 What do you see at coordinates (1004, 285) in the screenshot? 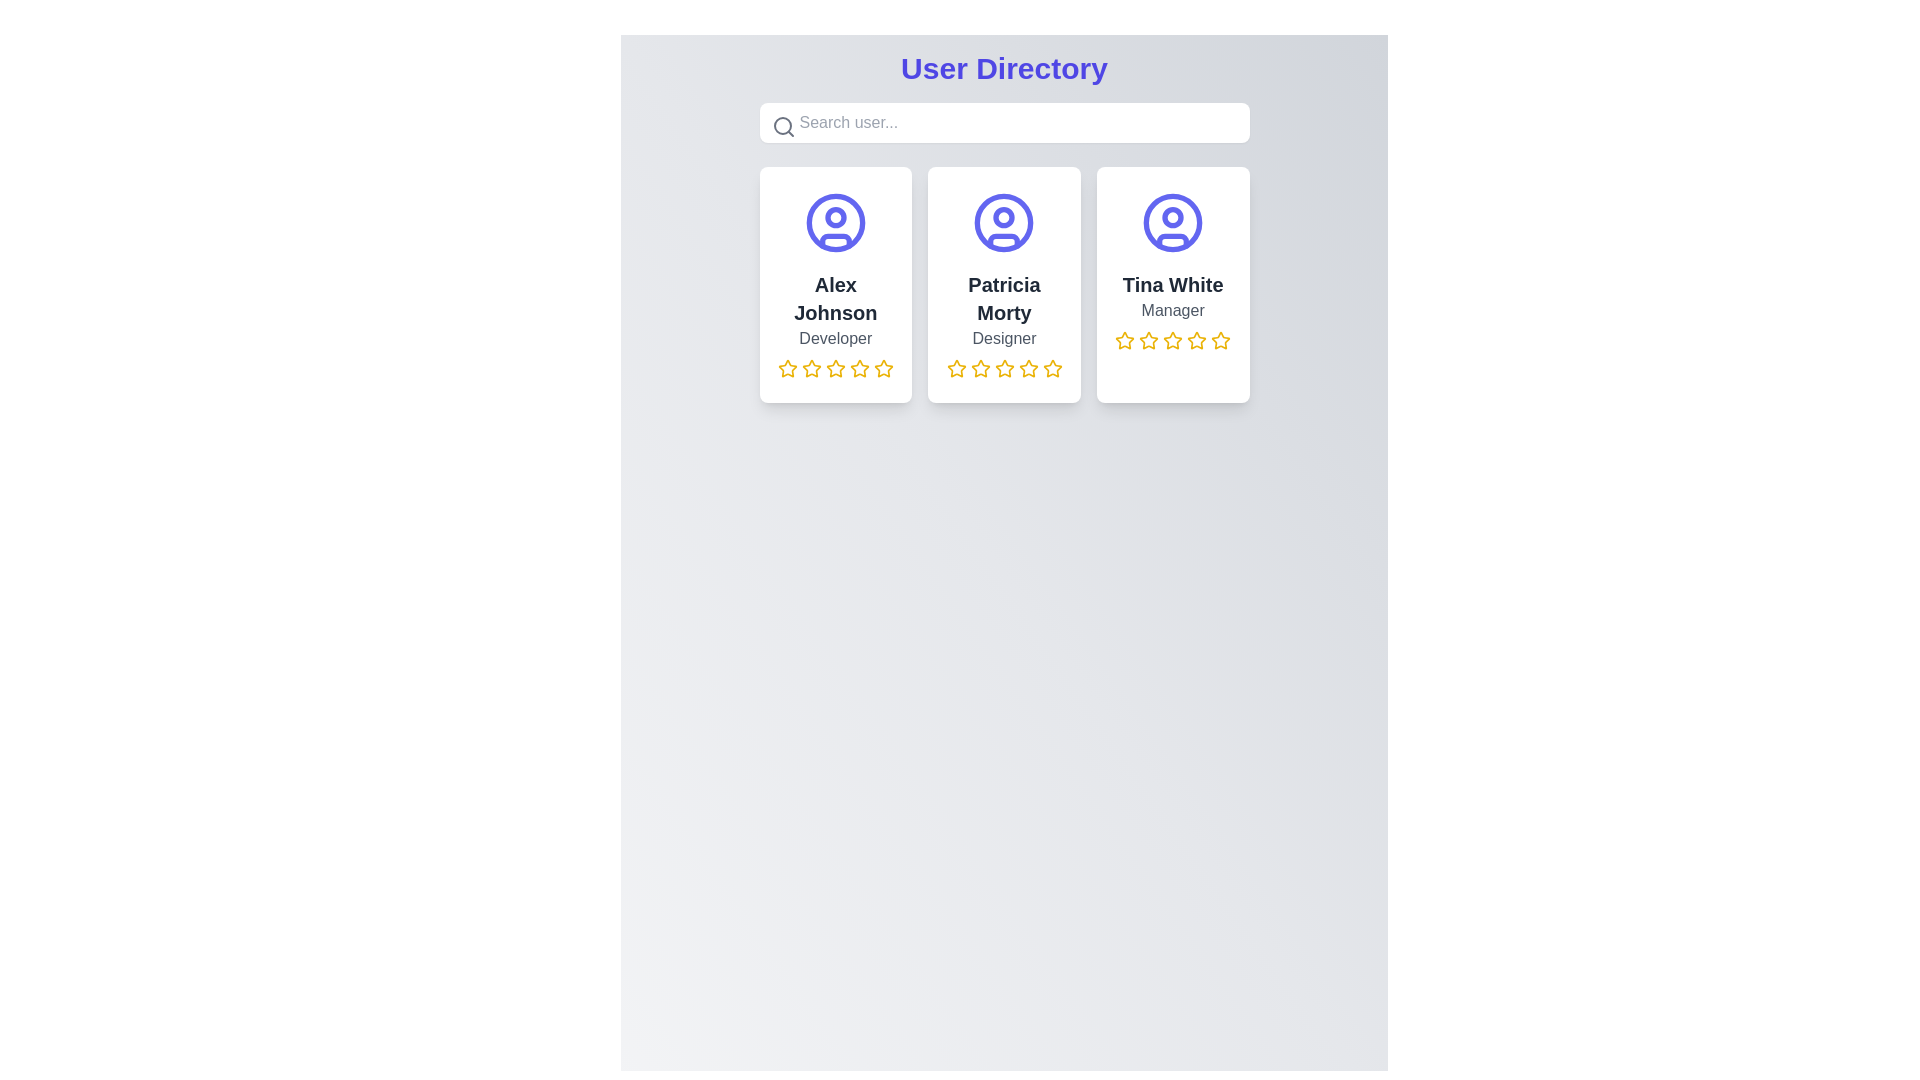
I see `the grid of user profile cards under the 'User Directory' heading` at bounding box center [1004, 285].